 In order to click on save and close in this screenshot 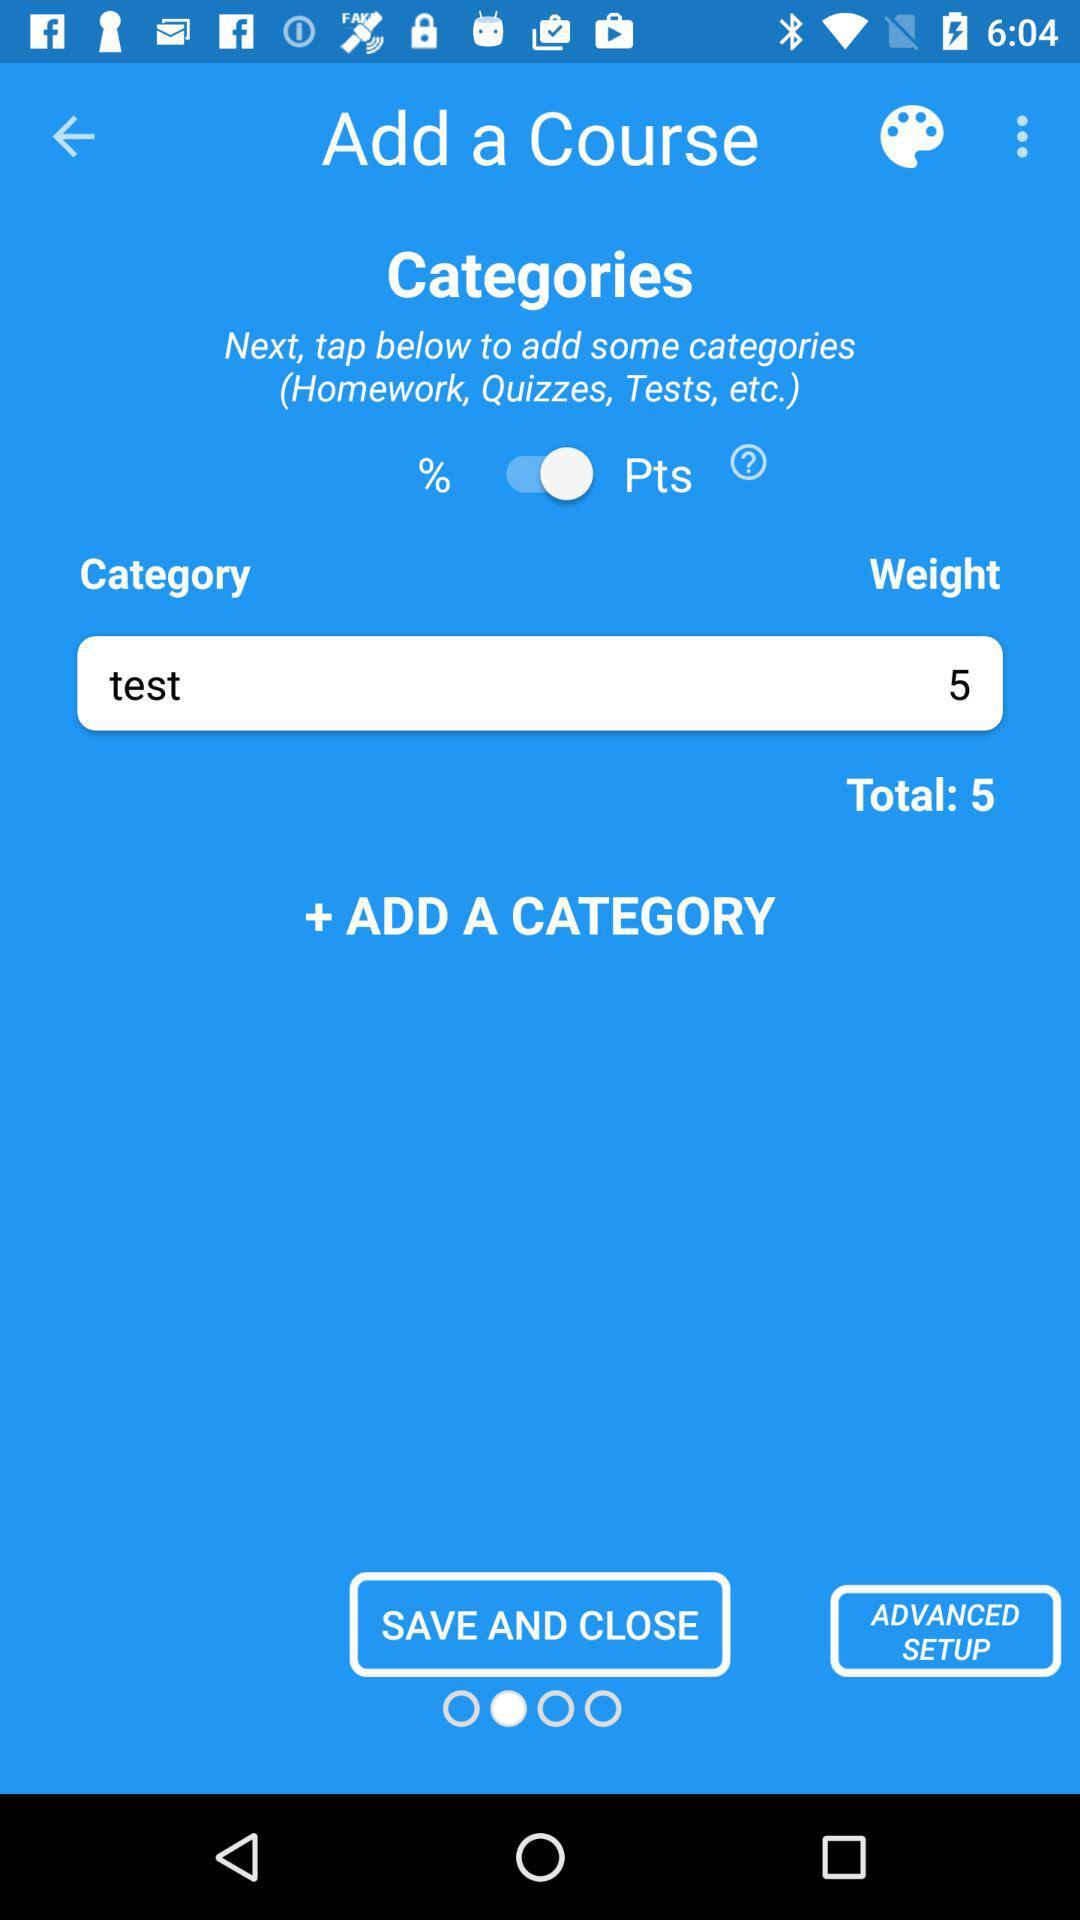, I will do `click(540, 1624)`.